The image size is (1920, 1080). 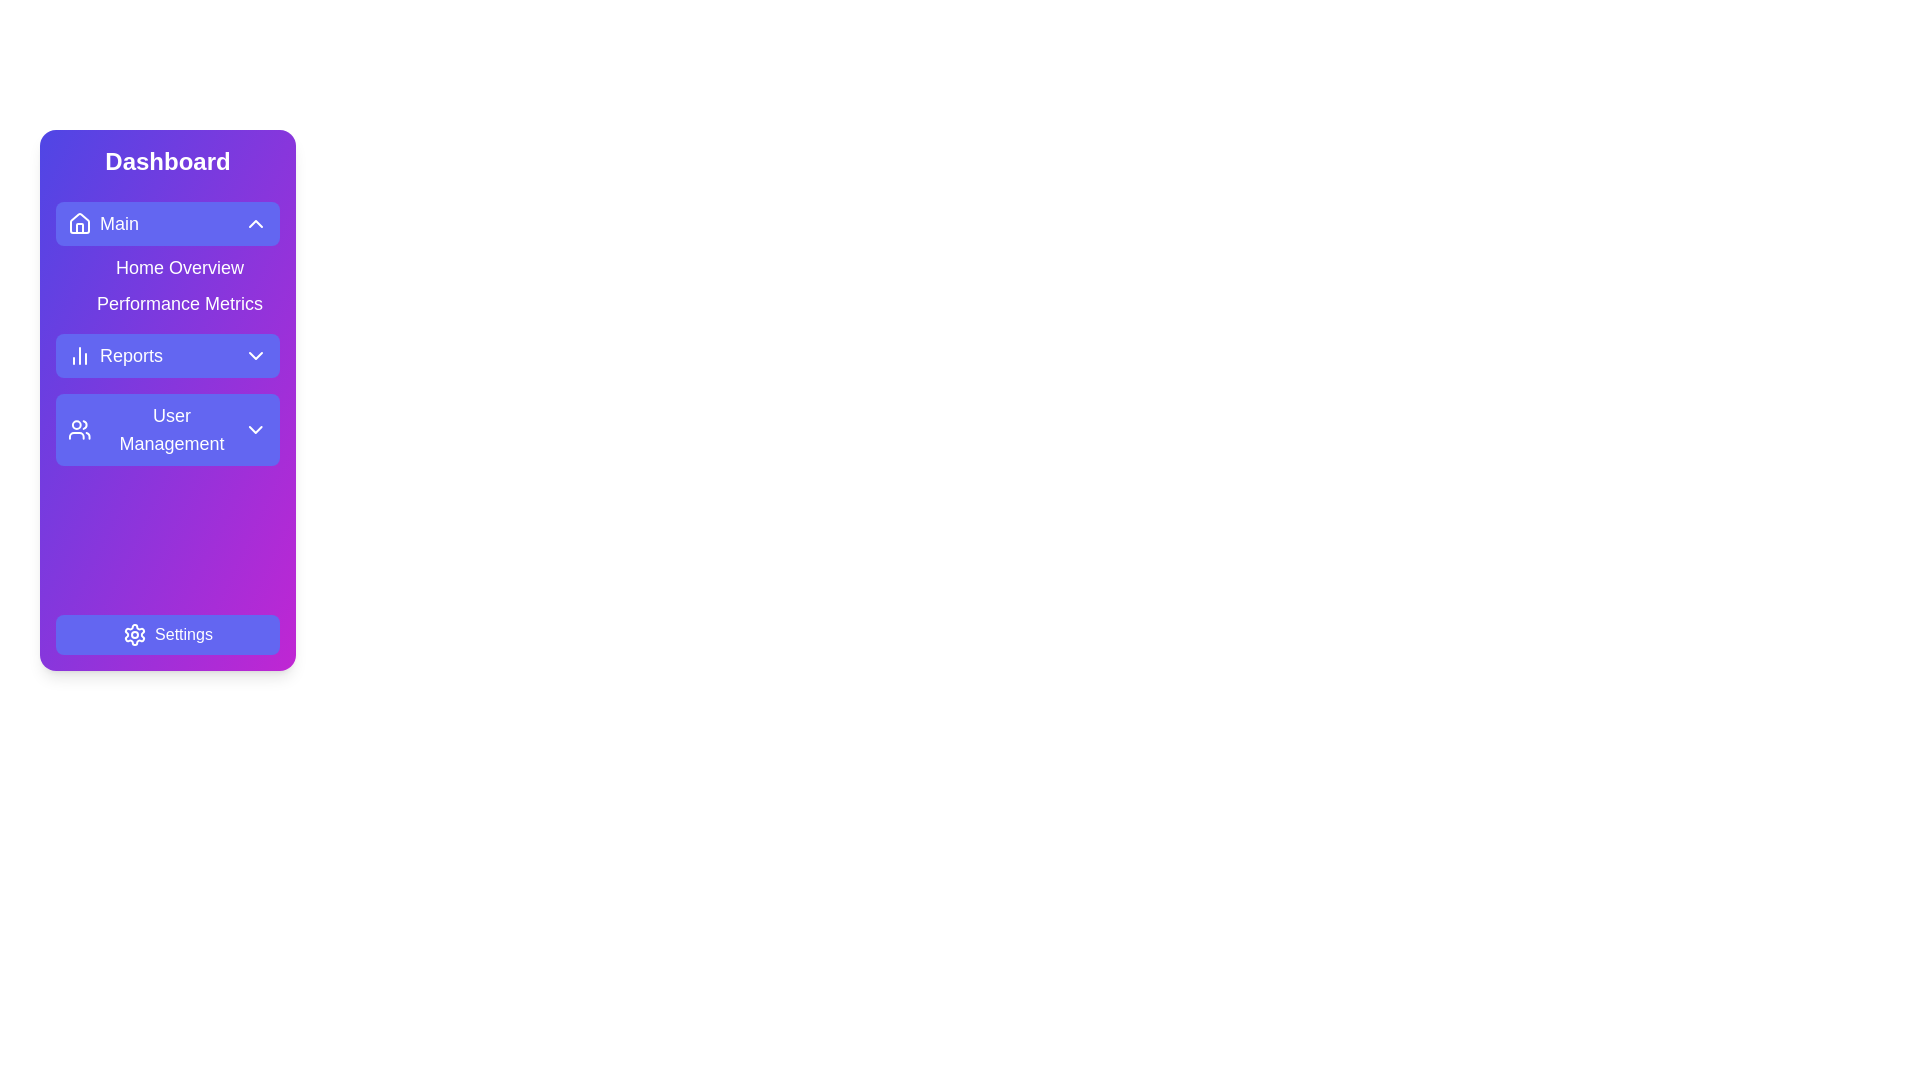 I want to click on the Navigation link that contains a house icon and the text 'Main', so click(x=102, y=223).